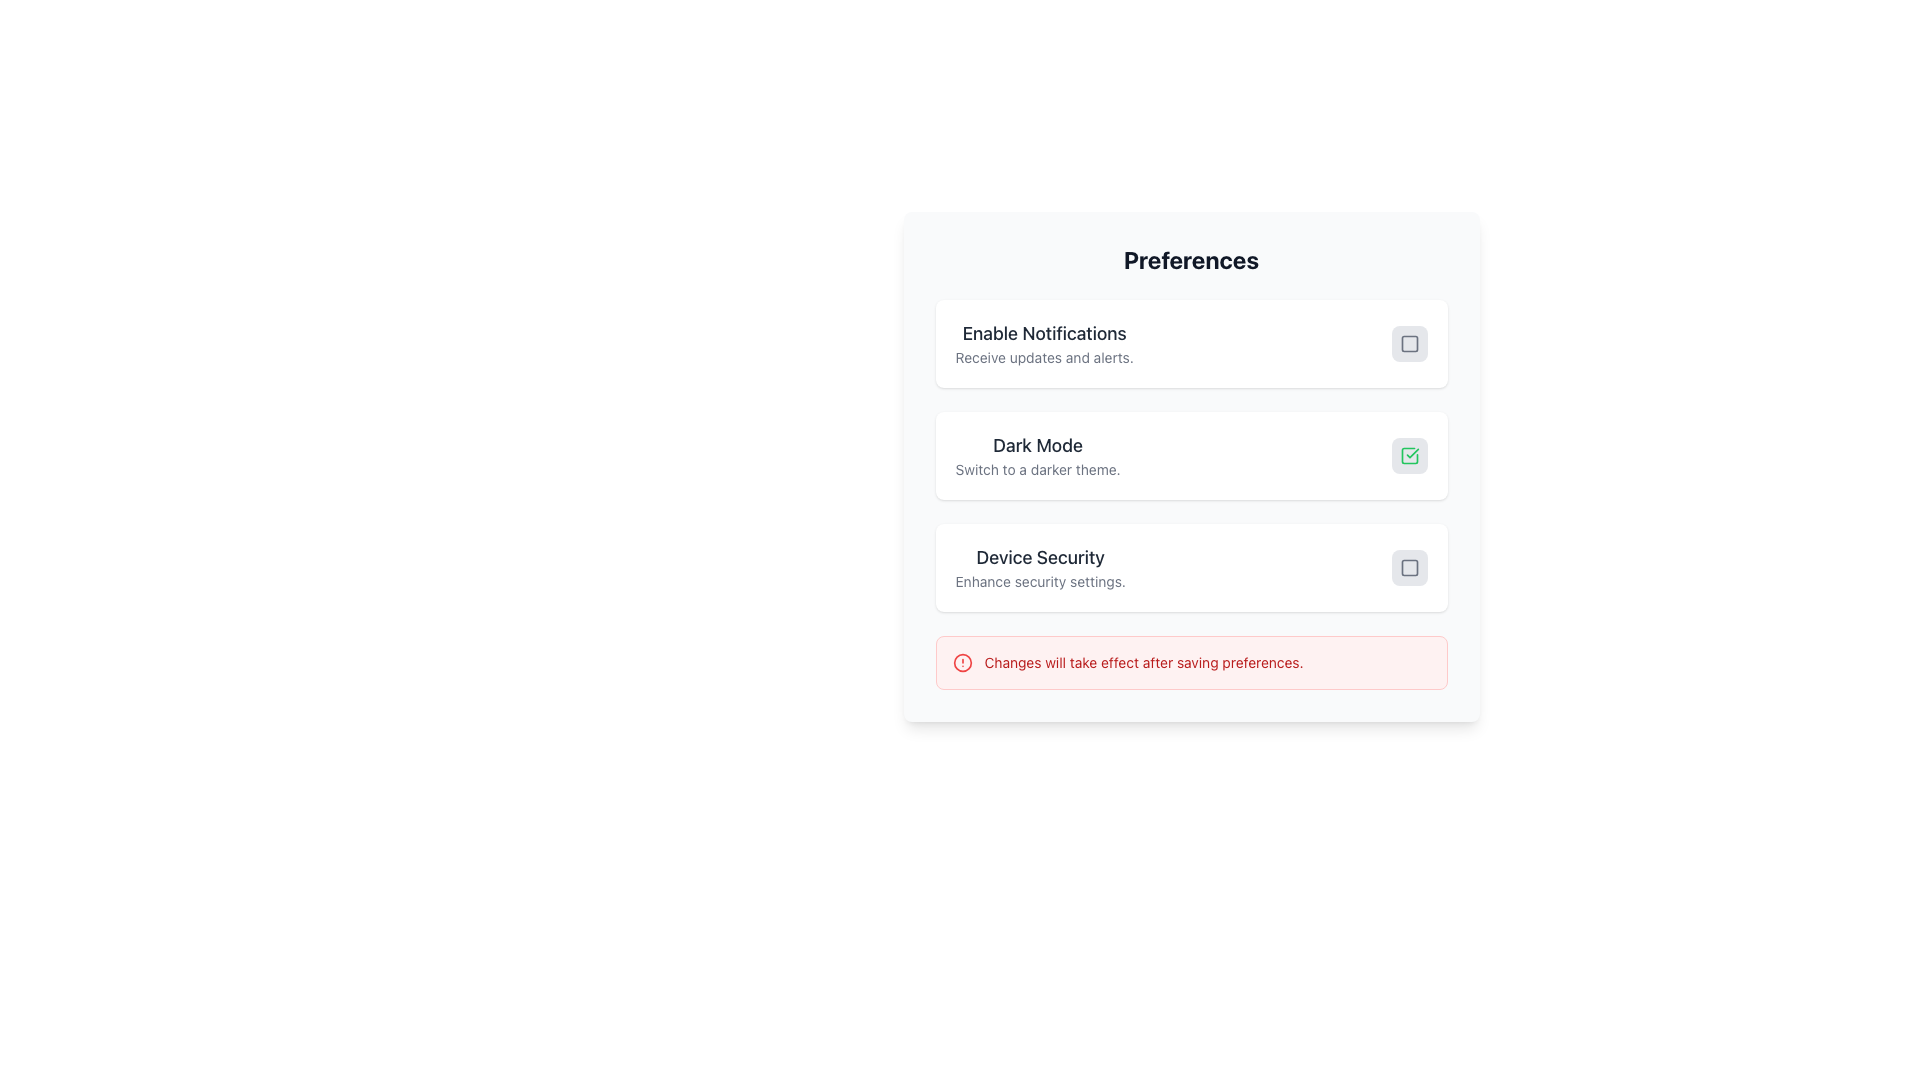  I want to click on the circular part of the warning icon located in the 'Preferences' settings panel, which is positioned to the left of the red-text message 'Changes will take effect after saving preferences.', so click(962, 663).